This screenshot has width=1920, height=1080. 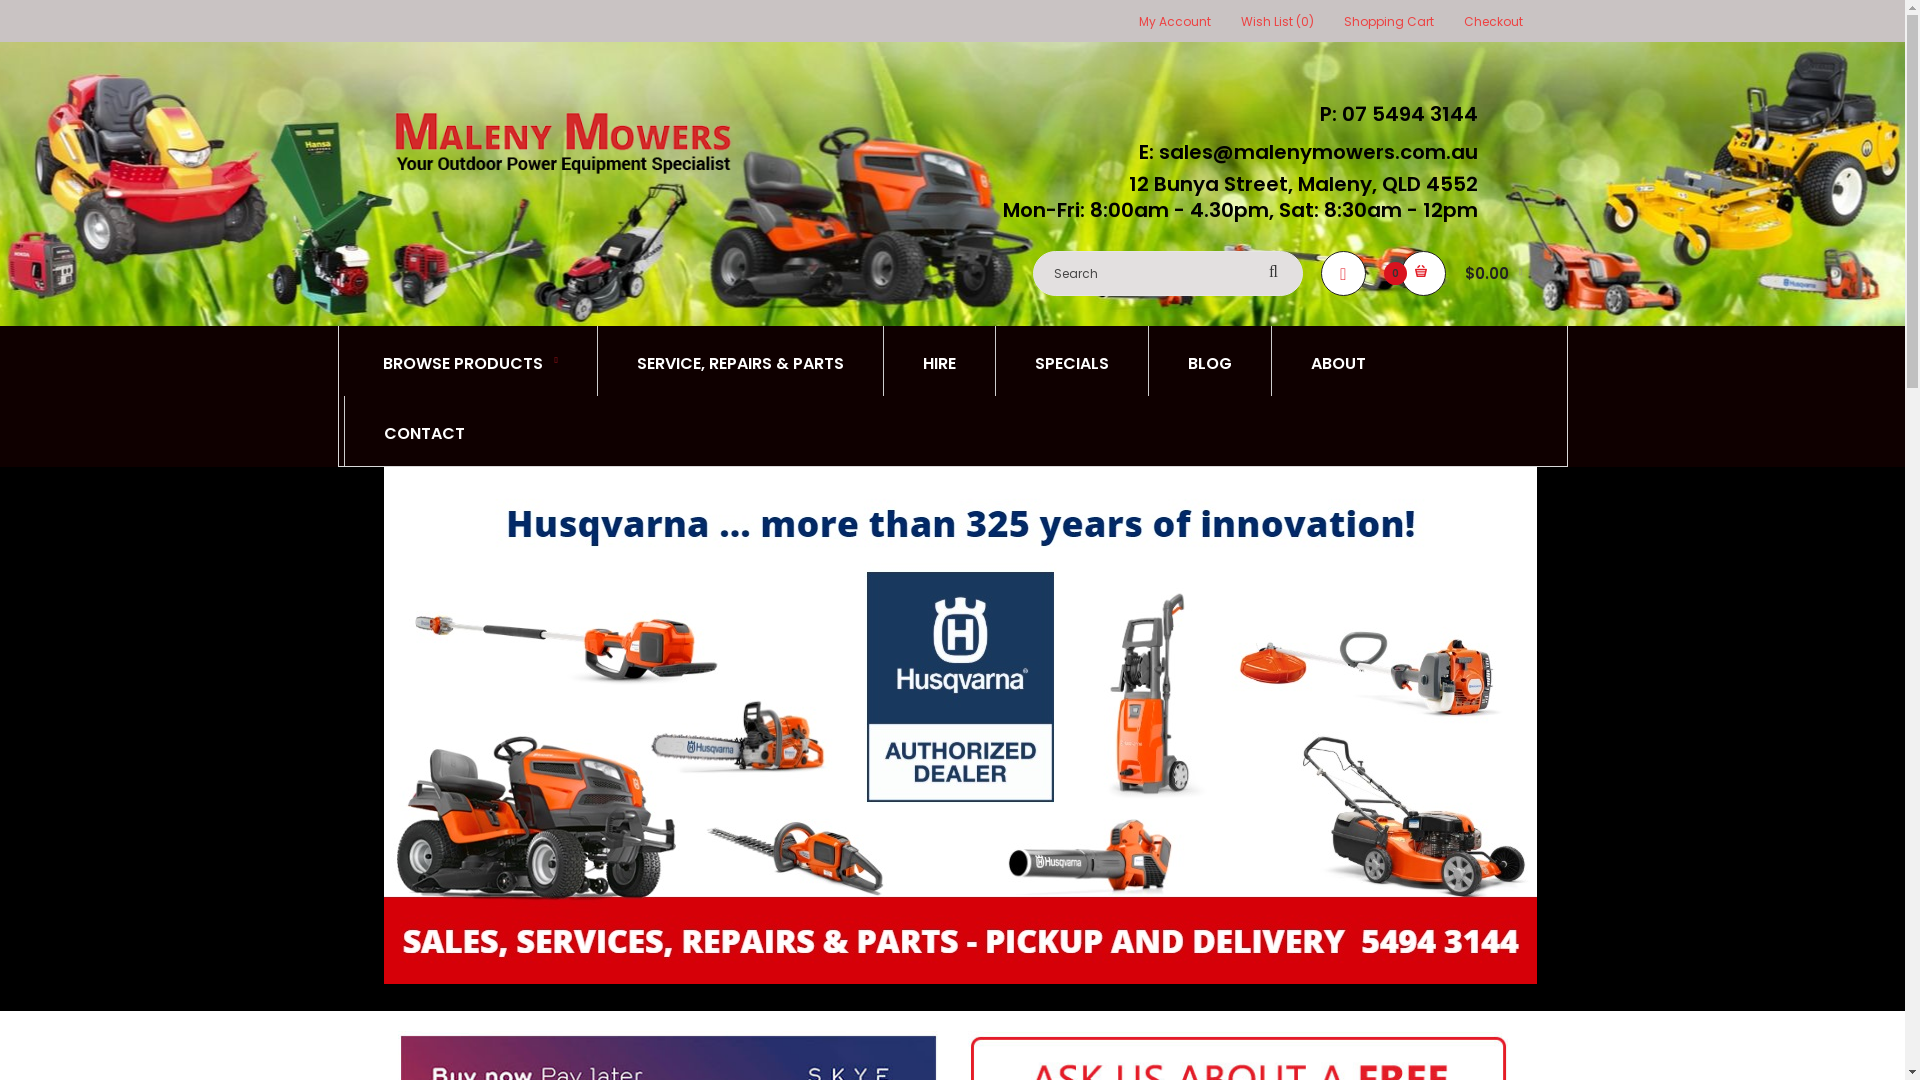 What do you see at coordinates (469, 361) in the screenshot?
I see `'BROWSE PRODUCTS'` at bounding box center [469, 361].